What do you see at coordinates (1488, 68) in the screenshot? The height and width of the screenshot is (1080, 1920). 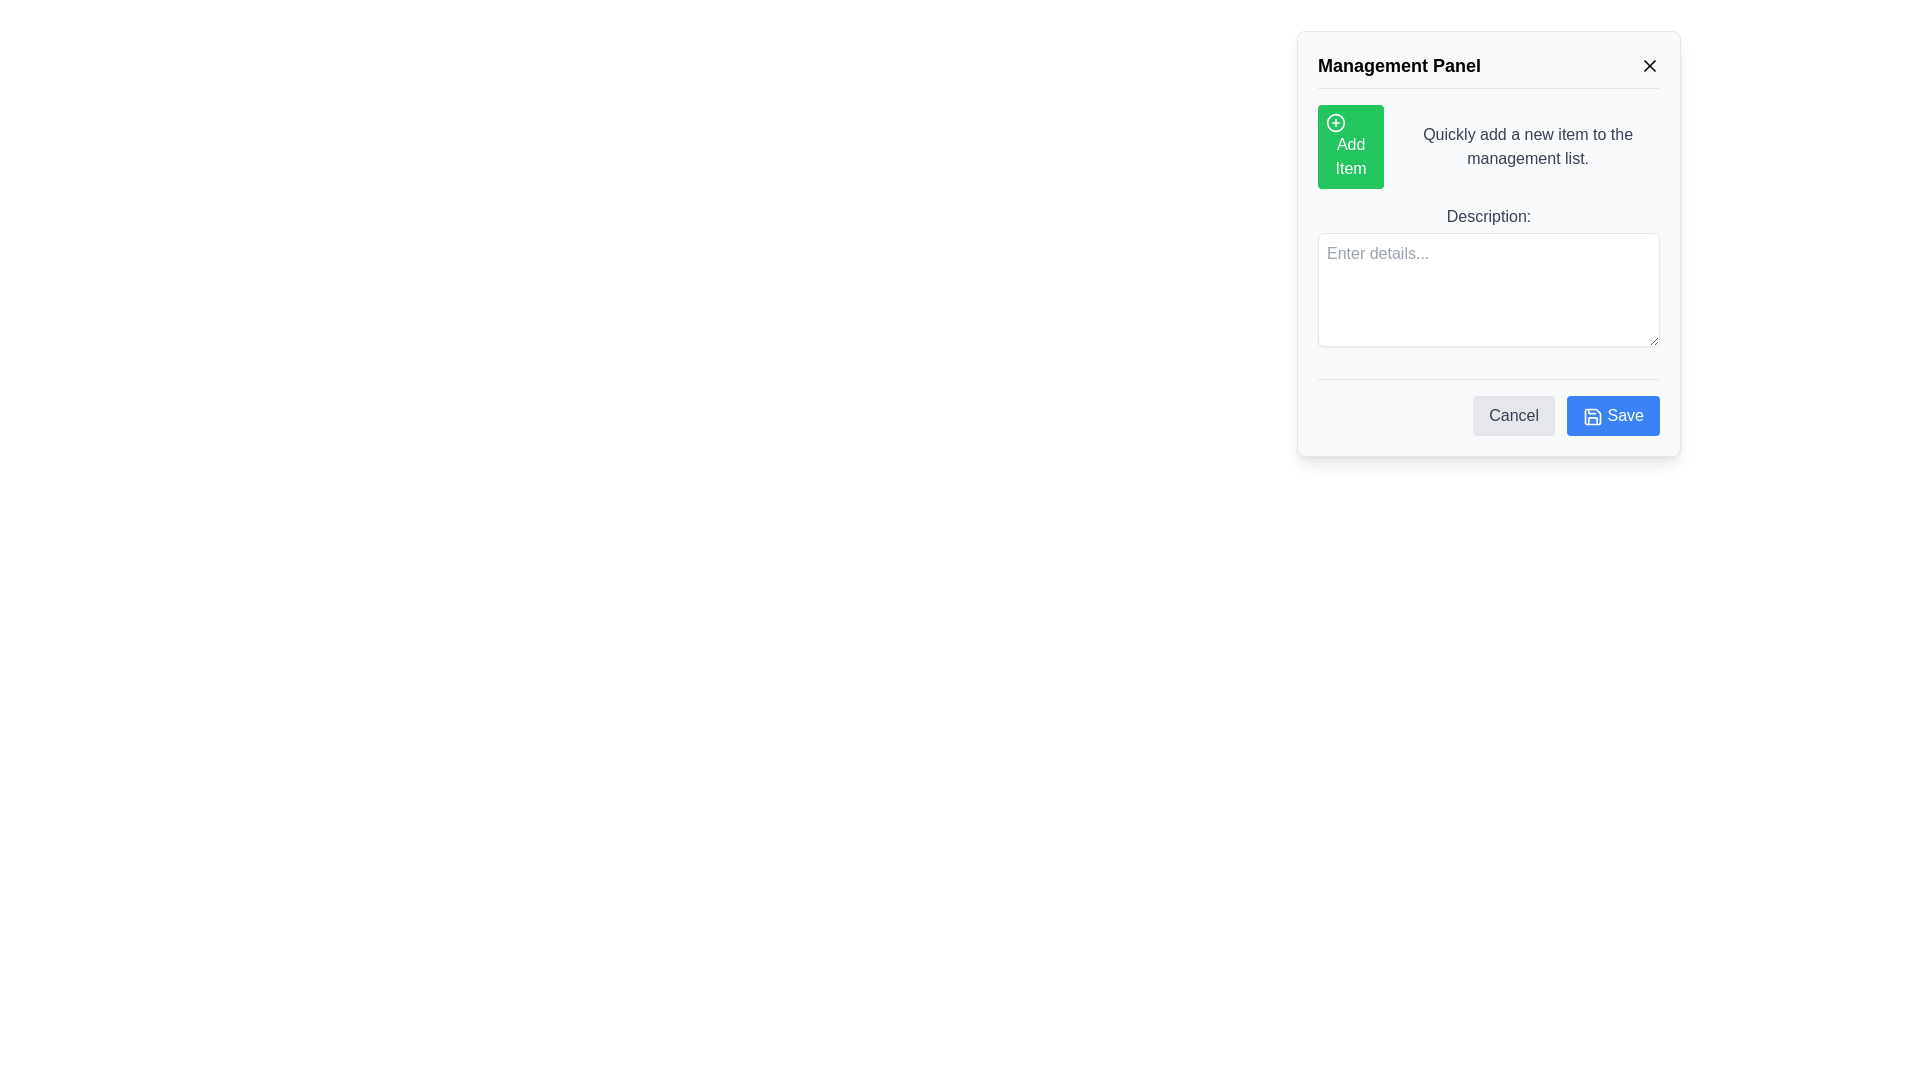 I see `the 'Management Panel' title at the top of the modal window, which is displayed in bold and large font size` at bounding box center [1488, 68].